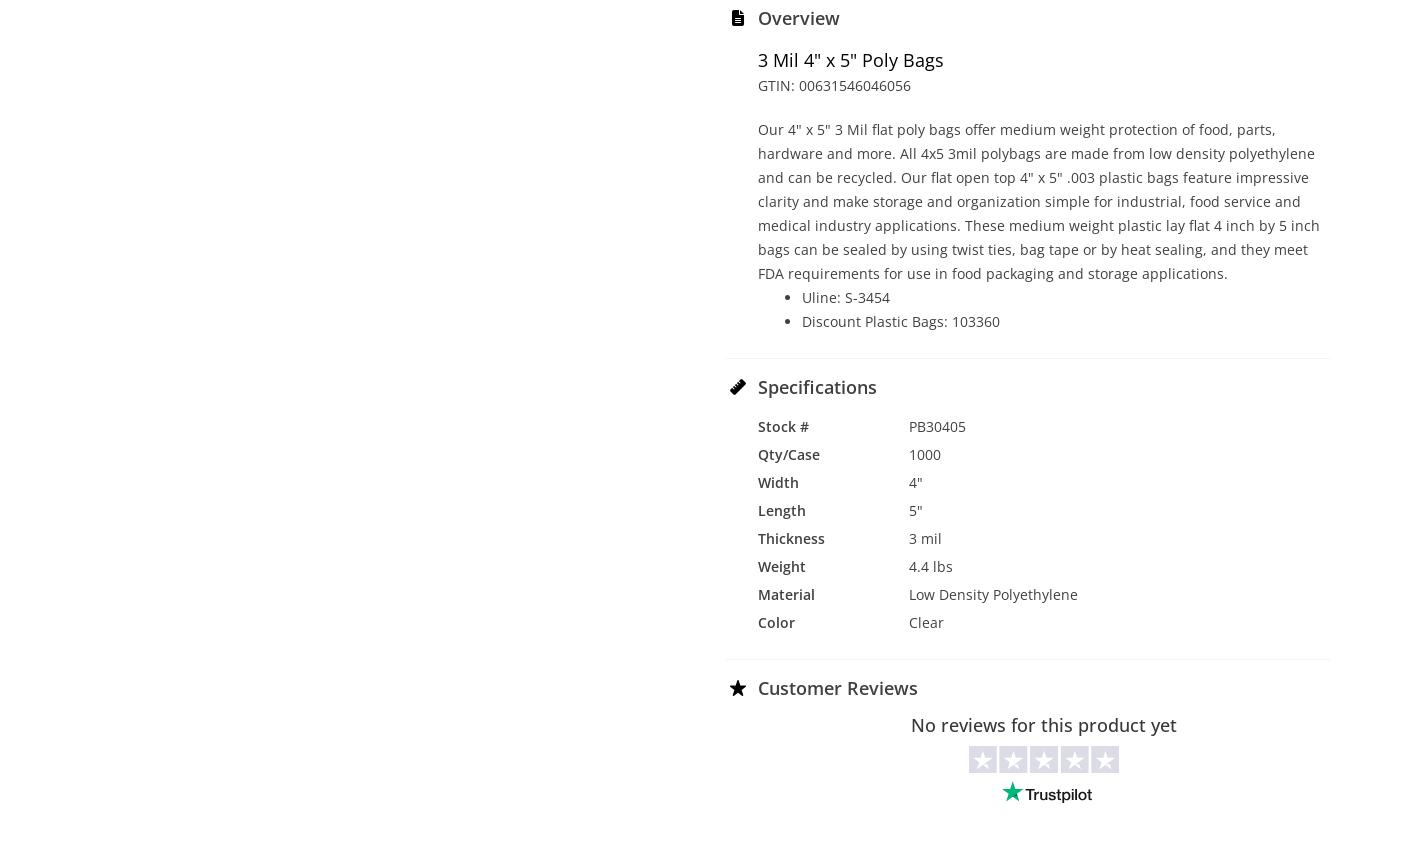  I want to click on '30-Day Returns & Exchanges', so click(895, 734).